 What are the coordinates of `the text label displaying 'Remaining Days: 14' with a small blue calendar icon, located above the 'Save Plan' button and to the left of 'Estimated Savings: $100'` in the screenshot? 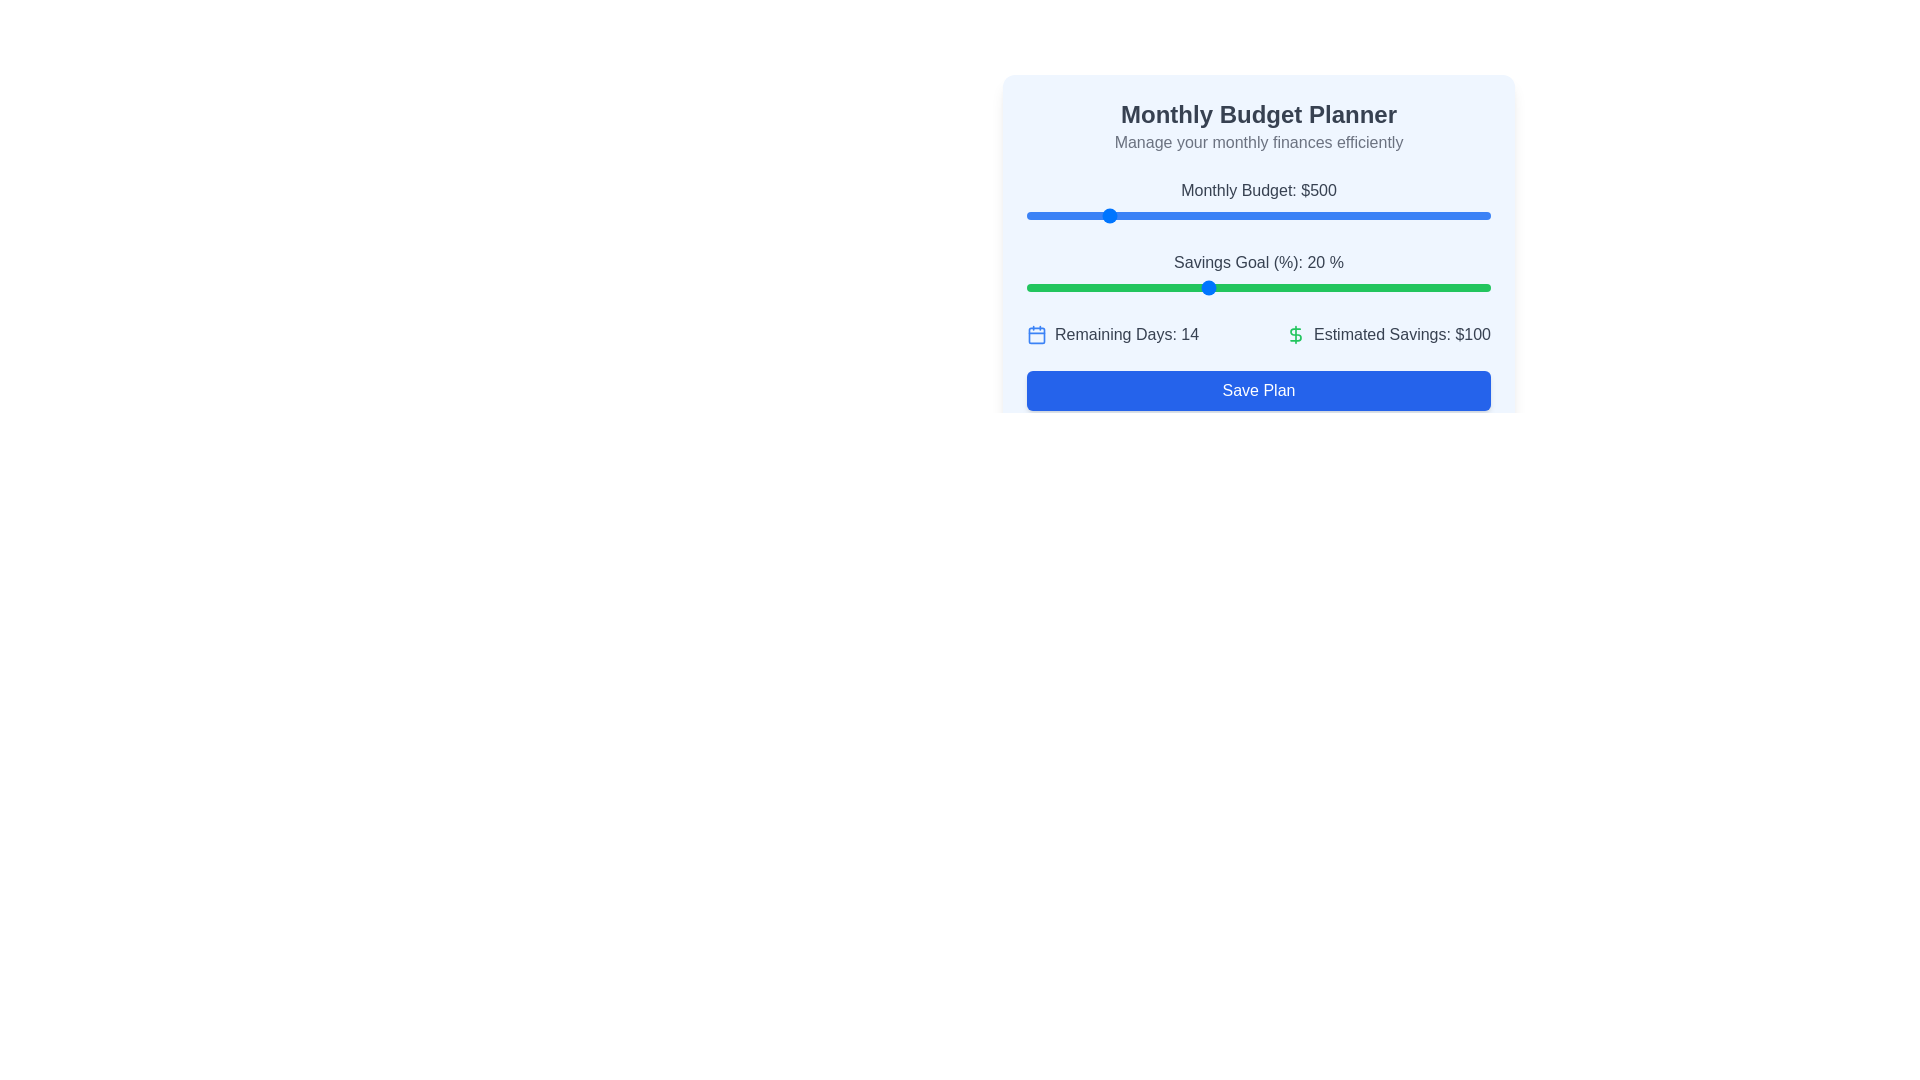 It's located at (1112, 334).